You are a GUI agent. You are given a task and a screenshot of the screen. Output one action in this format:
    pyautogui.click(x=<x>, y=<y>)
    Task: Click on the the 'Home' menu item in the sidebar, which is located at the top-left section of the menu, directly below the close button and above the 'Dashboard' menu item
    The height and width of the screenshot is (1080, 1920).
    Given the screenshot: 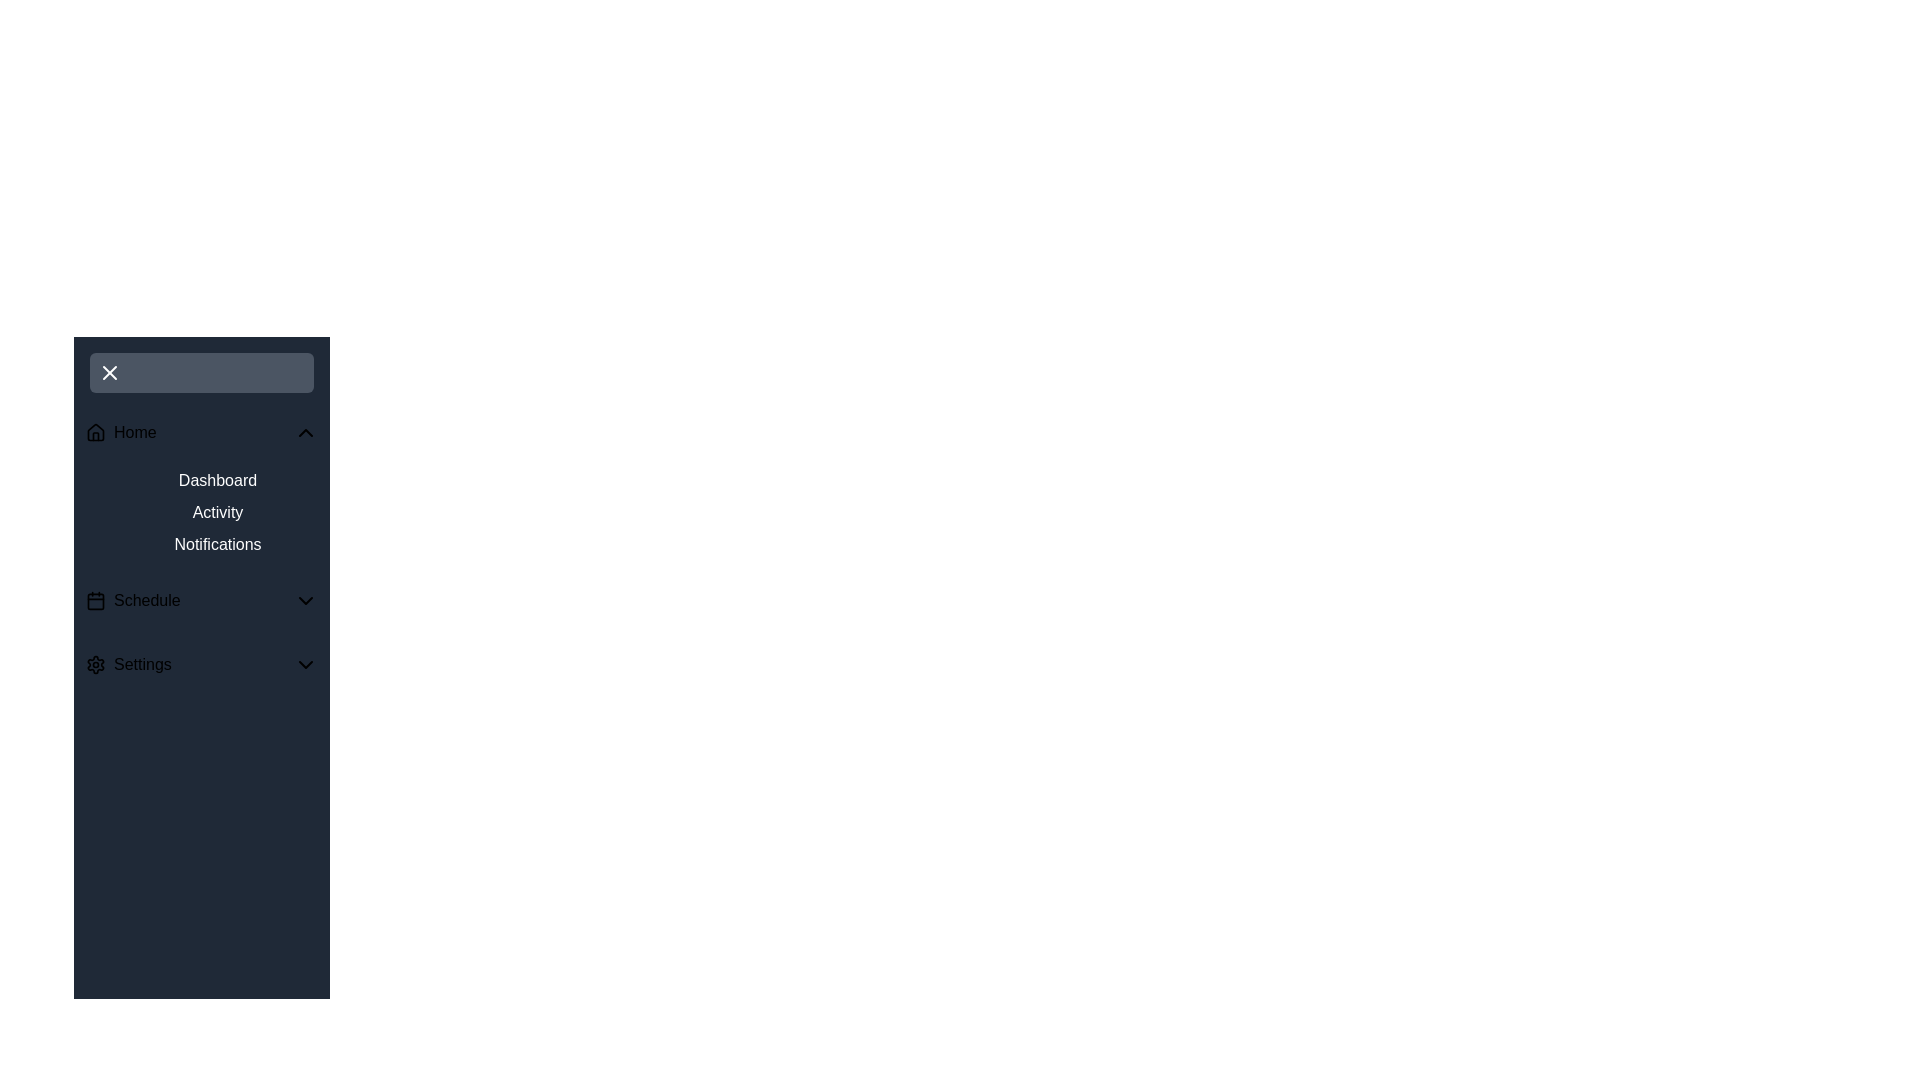 What is the action you would take?
    pyautogui.click(x=120, y=431)
    